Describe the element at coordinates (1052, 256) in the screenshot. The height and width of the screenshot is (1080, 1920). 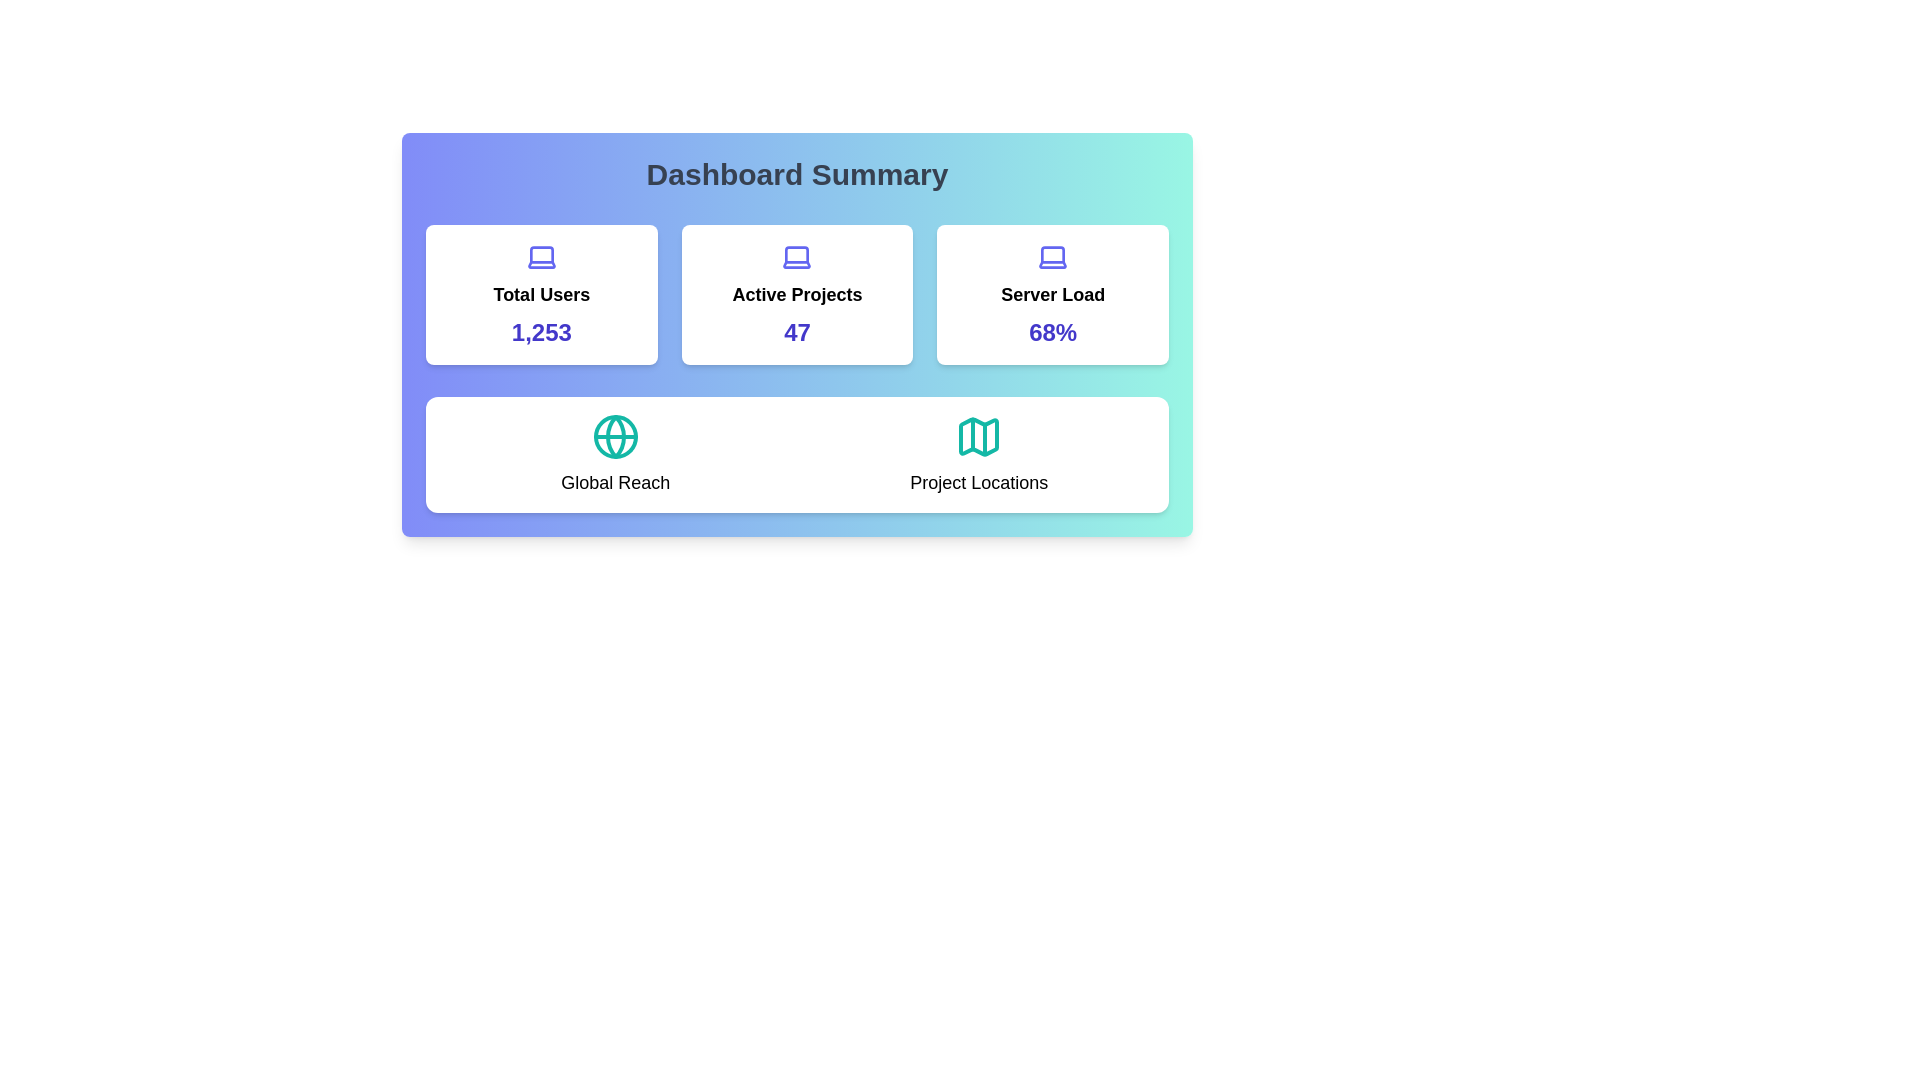
I see `the indigo laptop icon` at that location.